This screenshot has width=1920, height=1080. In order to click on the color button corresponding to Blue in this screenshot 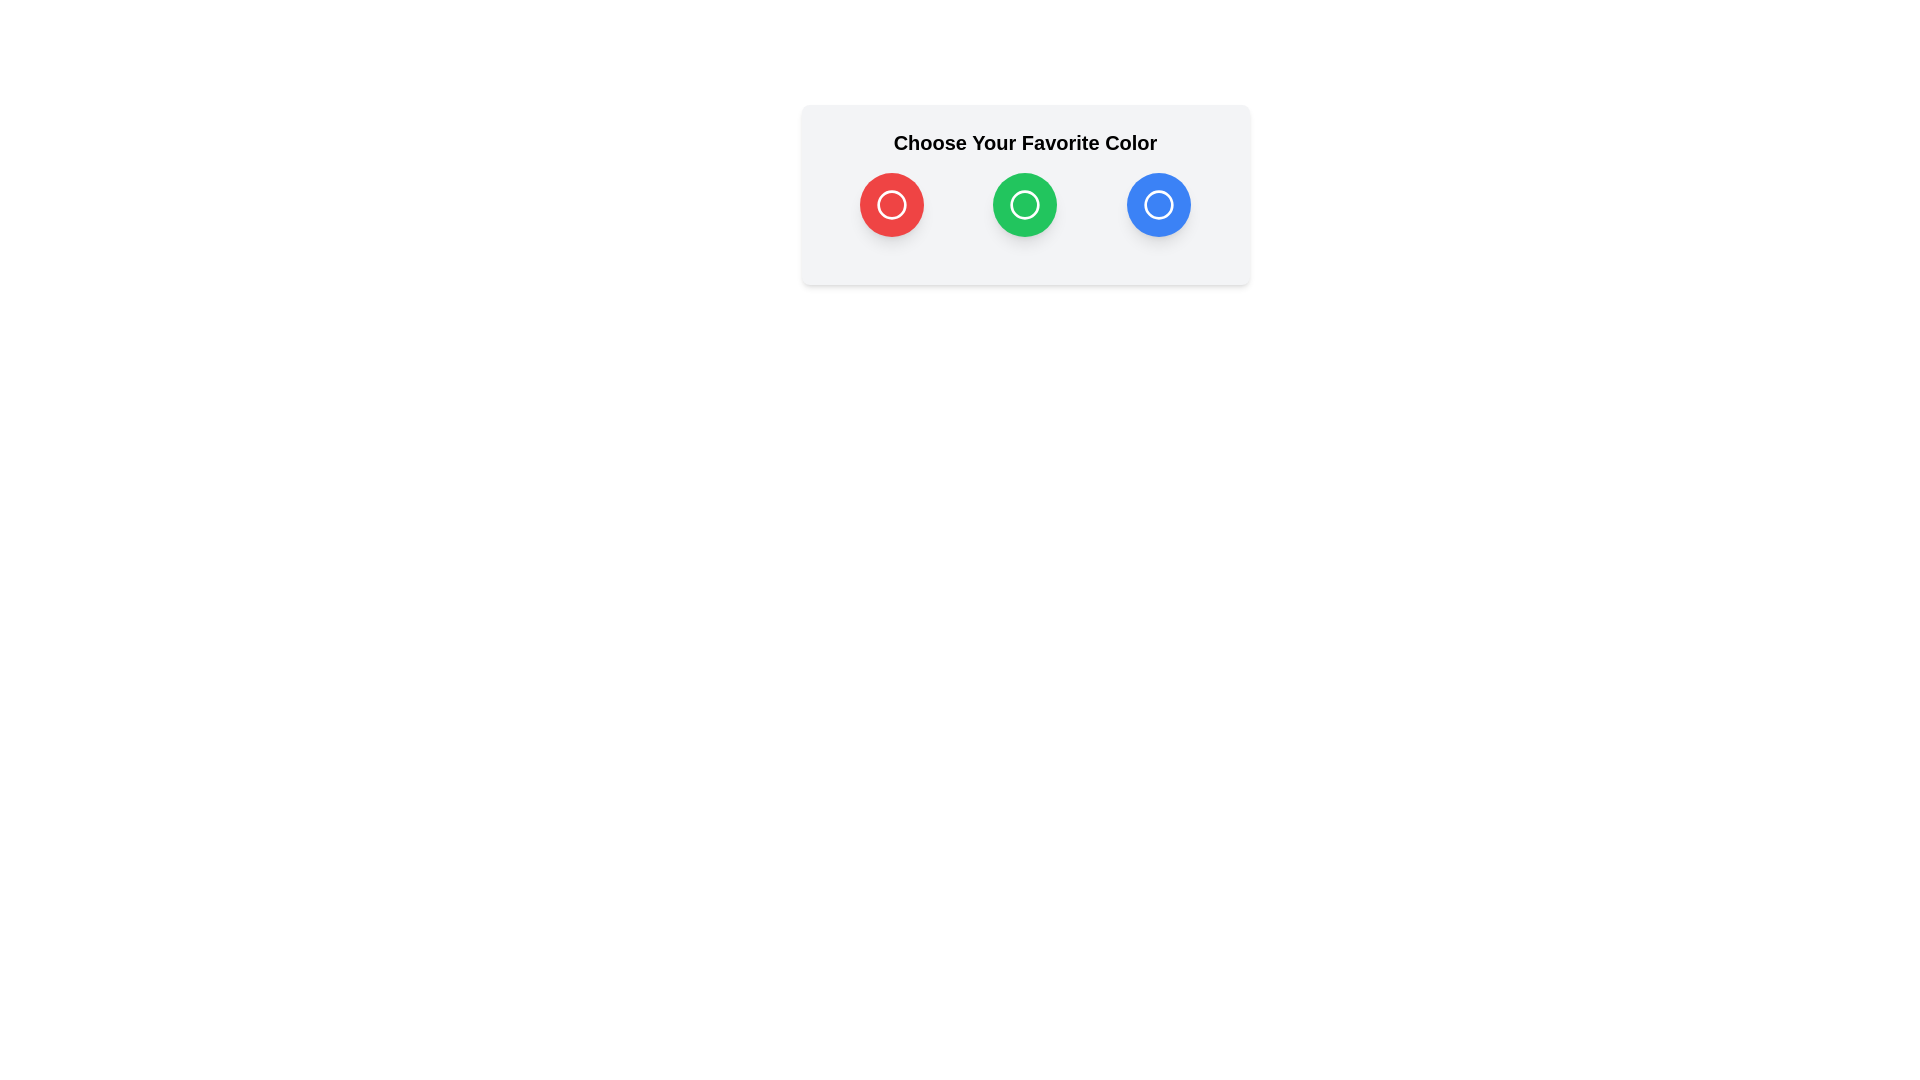, I will do `click(1157, 204)`.